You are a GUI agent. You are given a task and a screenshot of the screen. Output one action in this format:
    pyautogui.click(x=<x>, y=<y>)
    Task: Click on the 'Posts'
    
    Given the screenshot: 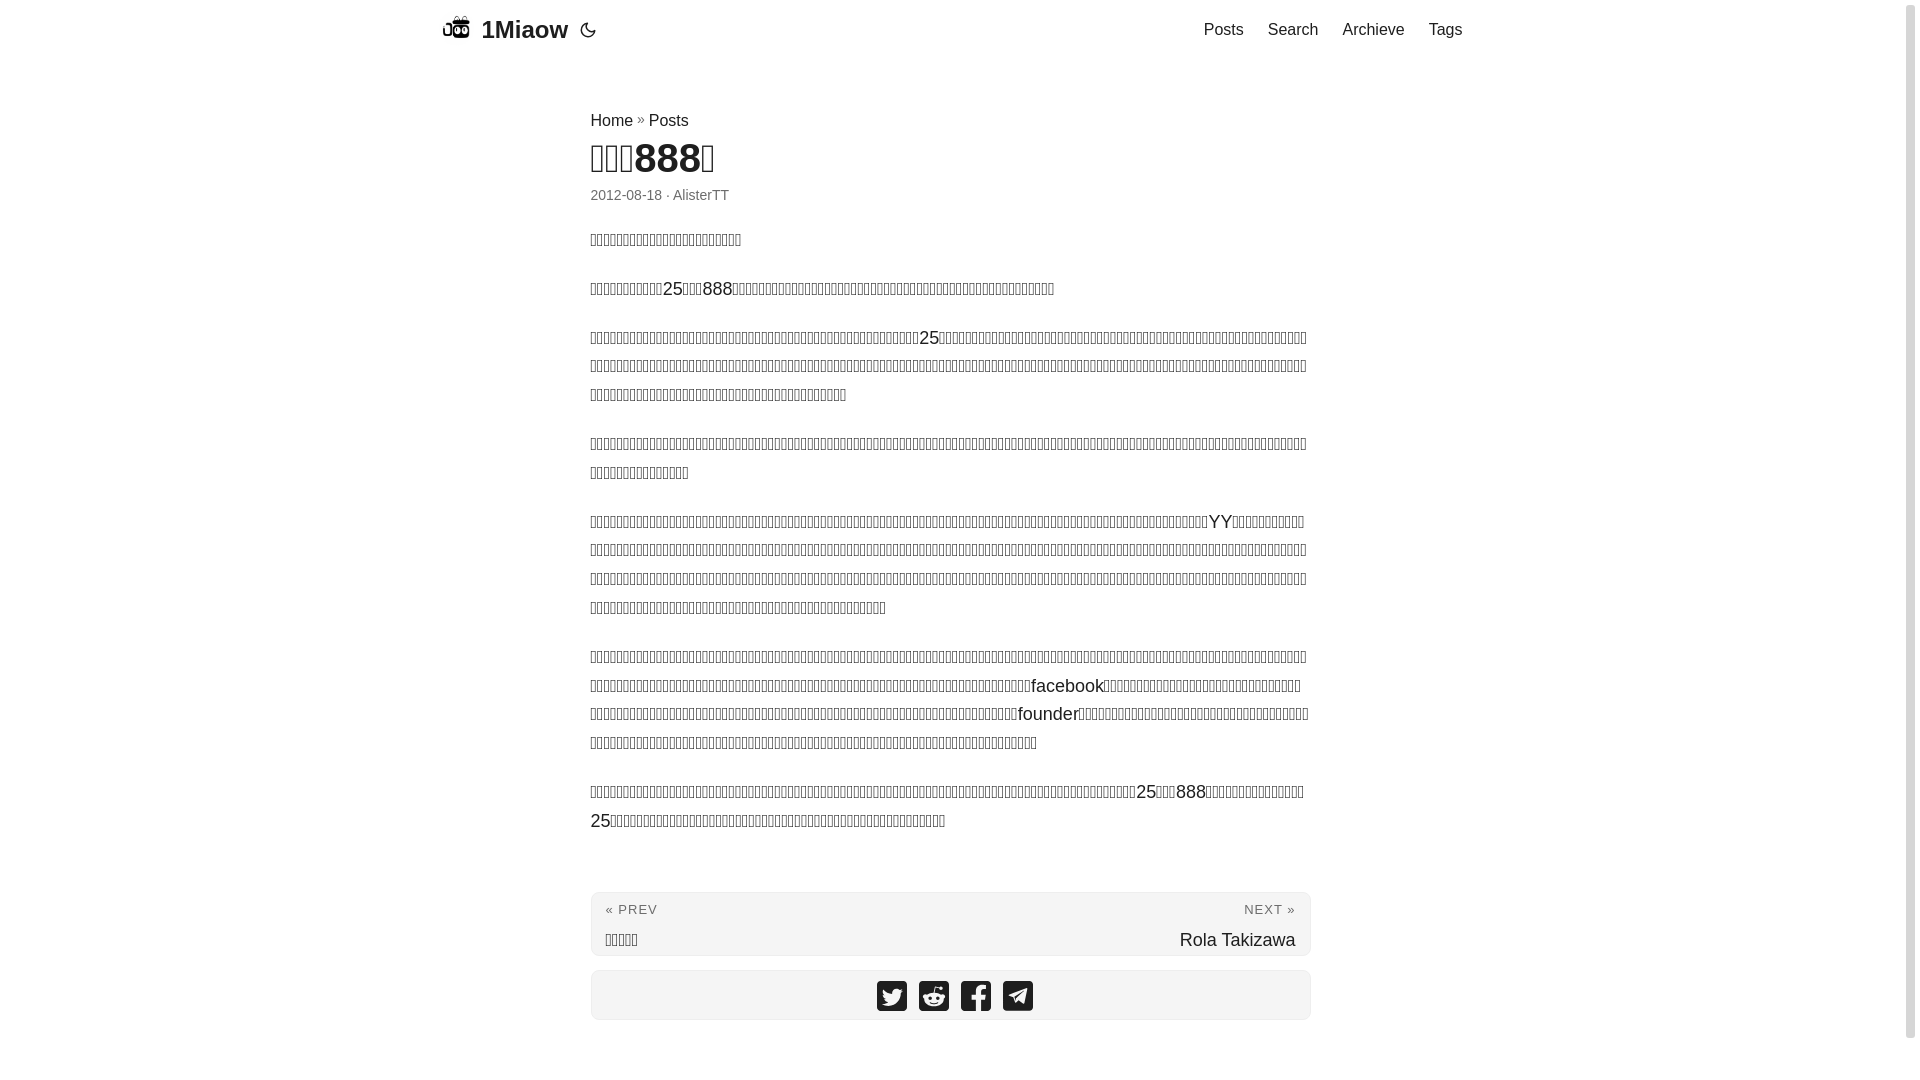 What is the action you would take?
    pyautogui.click(x=1223, y=30)
    